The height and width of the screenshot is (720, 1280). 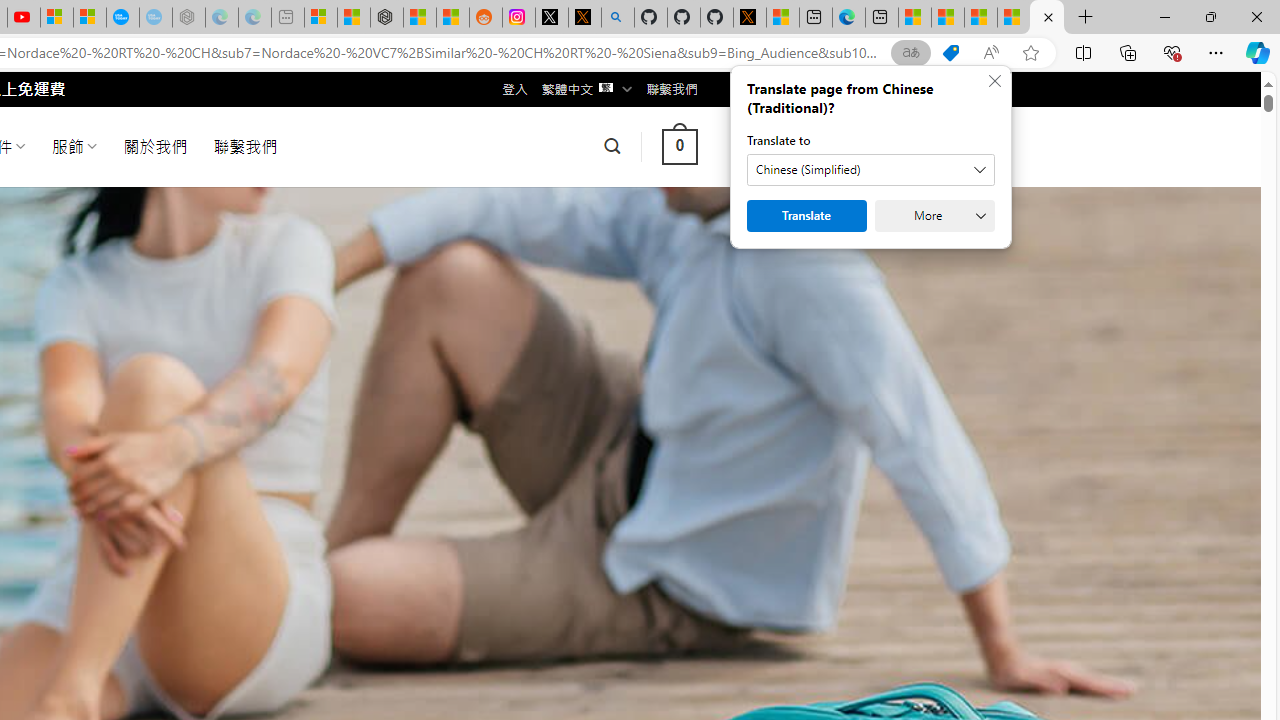 What do you see at coordinates (679, 145) in the screenshot?
I see `' 0 '` at bounding box center [679, 145].